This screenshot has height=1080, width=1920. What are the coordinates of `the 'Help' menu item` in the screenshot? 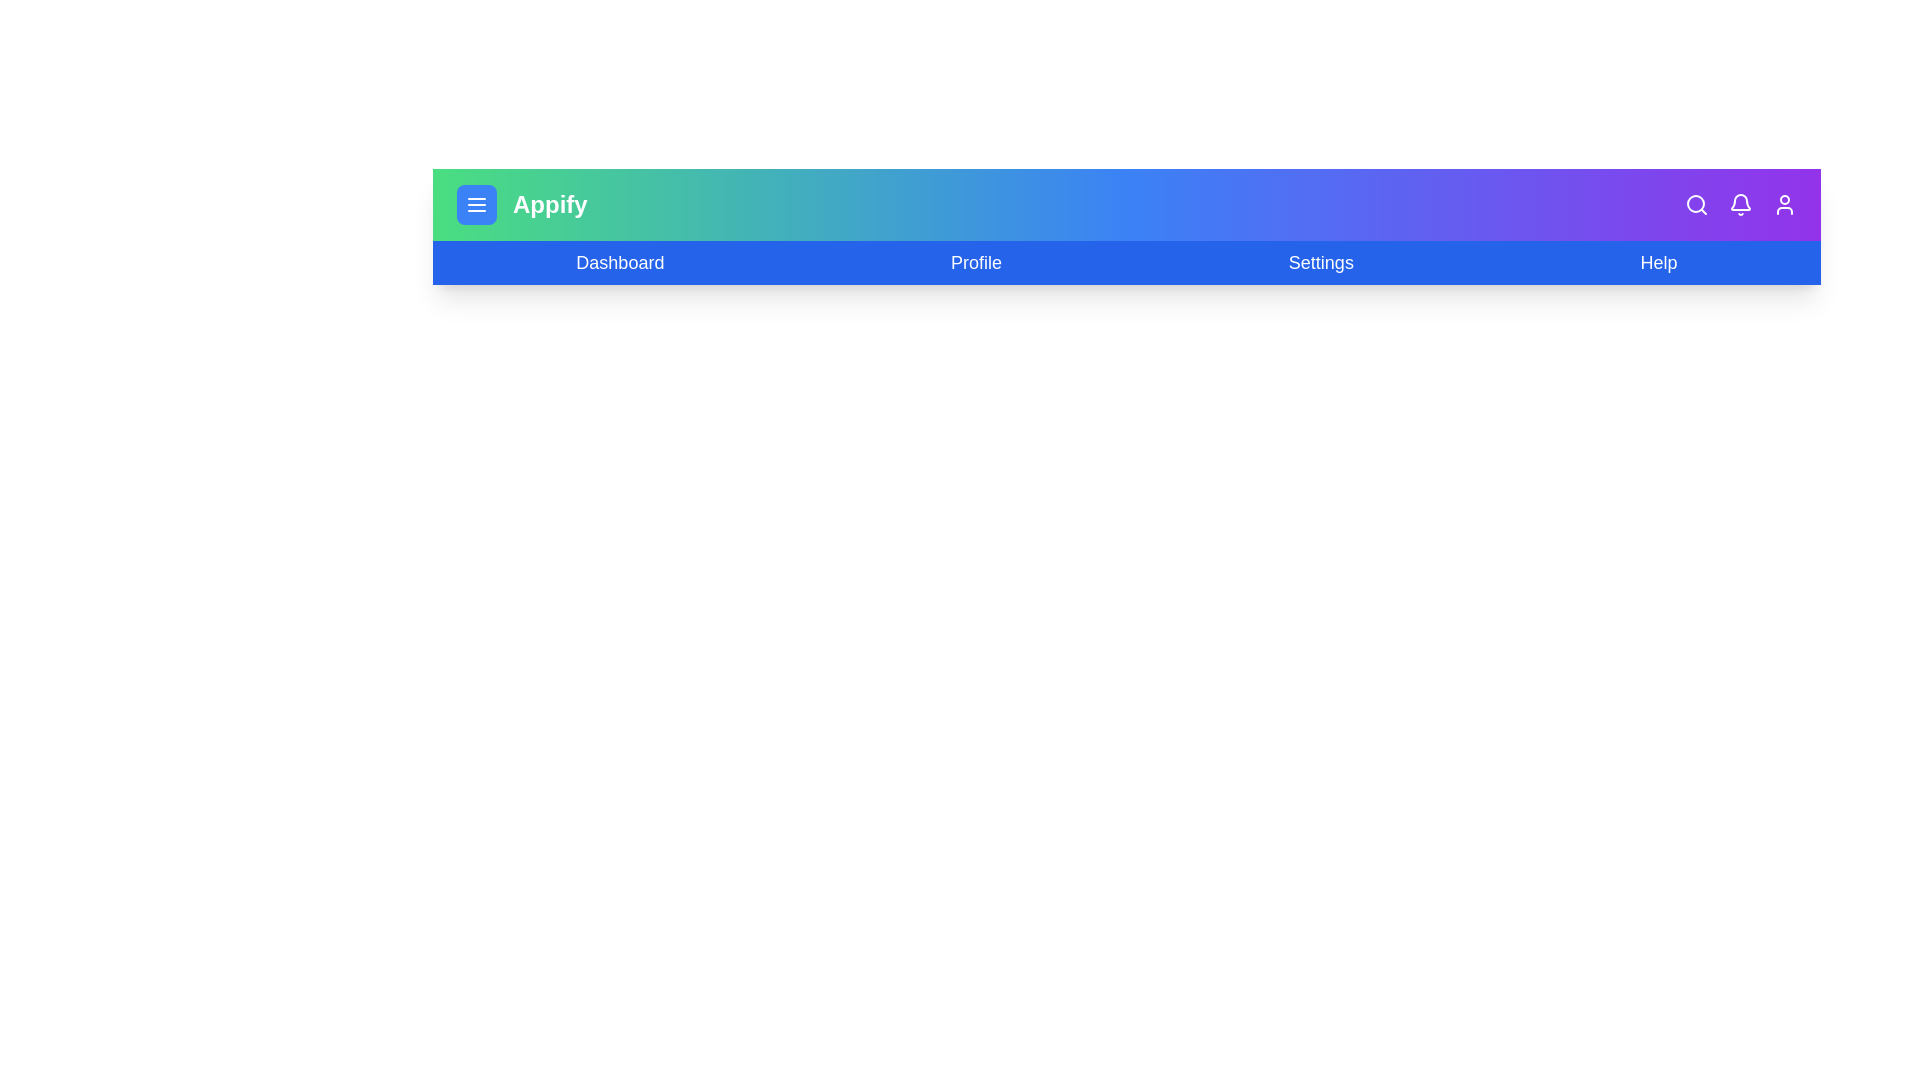 It's located at (1659, 261).